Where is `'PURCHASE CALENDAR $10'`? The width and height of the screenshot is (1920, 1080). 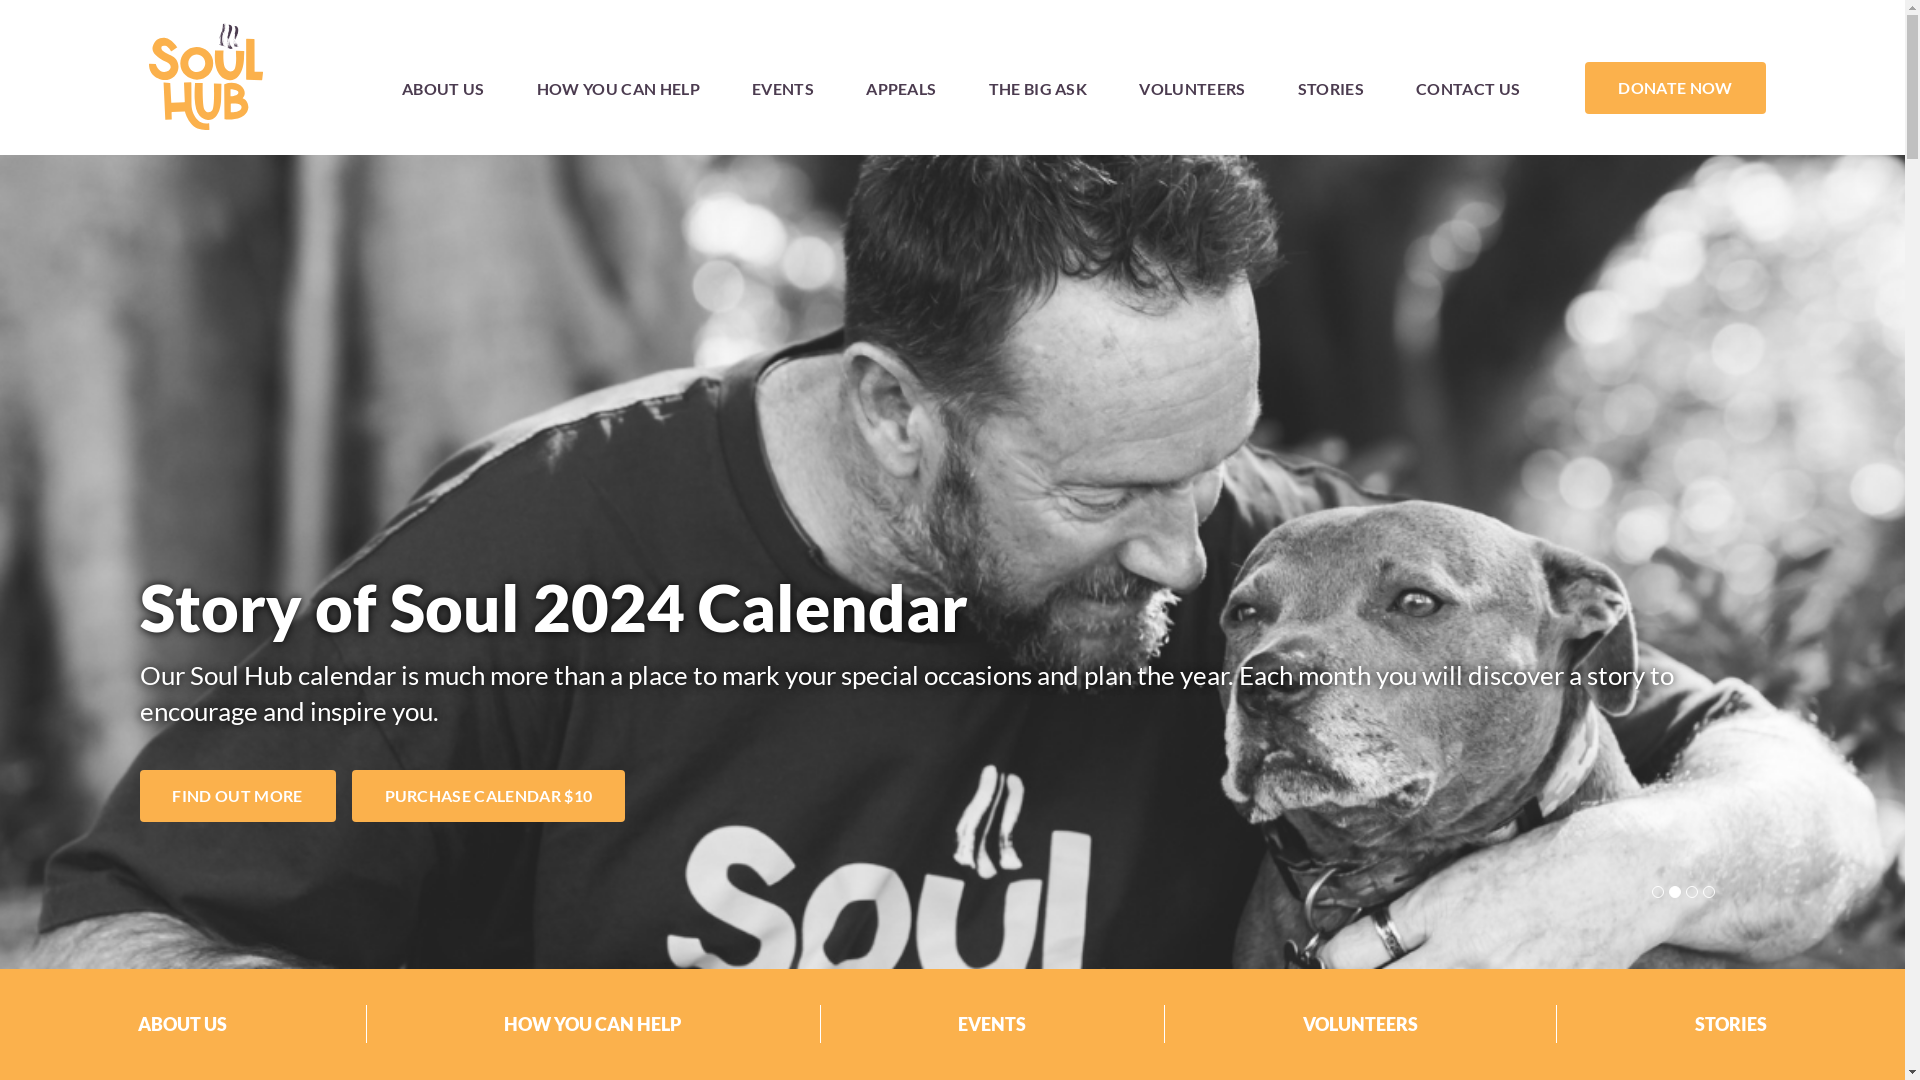
'PURCHASE CALENDAR $10' is located at coordinates (489, 794).